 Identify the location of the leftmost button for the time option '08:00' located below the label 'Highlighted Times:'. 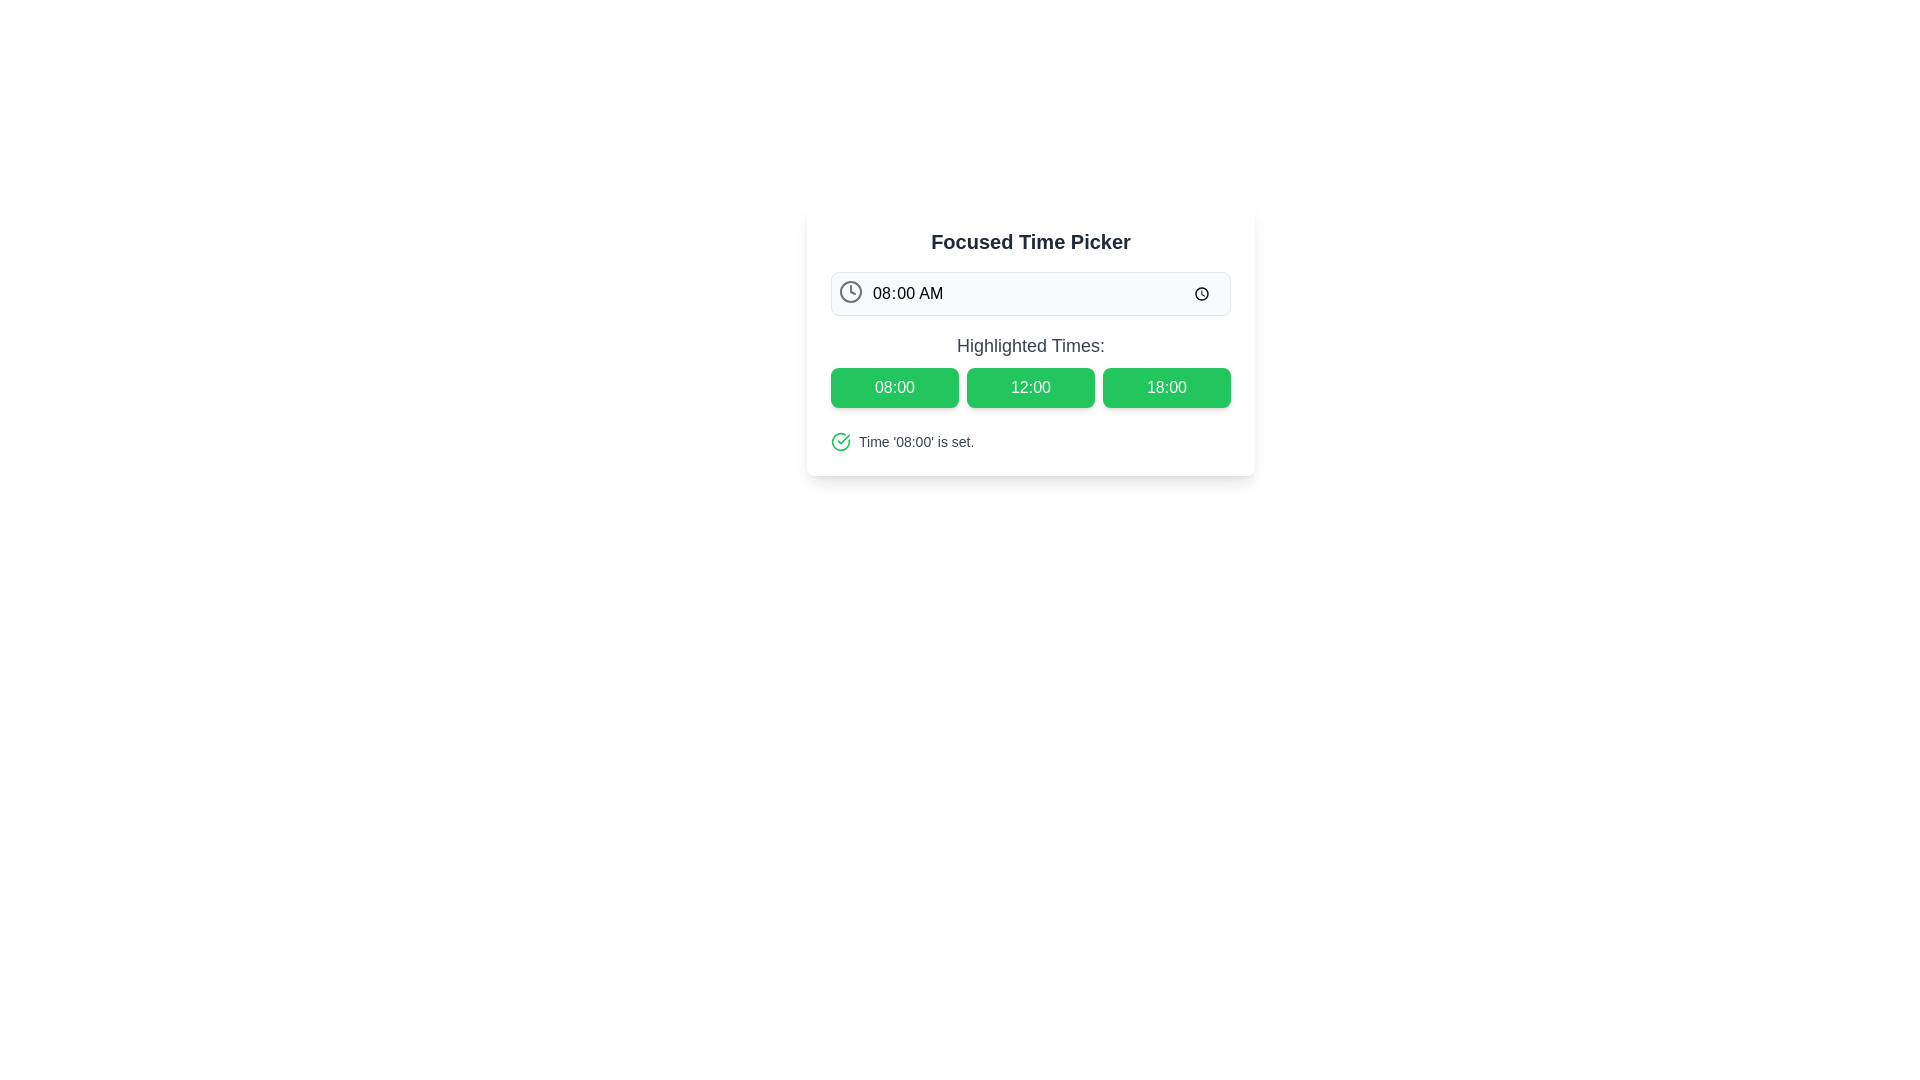
(893, 388).